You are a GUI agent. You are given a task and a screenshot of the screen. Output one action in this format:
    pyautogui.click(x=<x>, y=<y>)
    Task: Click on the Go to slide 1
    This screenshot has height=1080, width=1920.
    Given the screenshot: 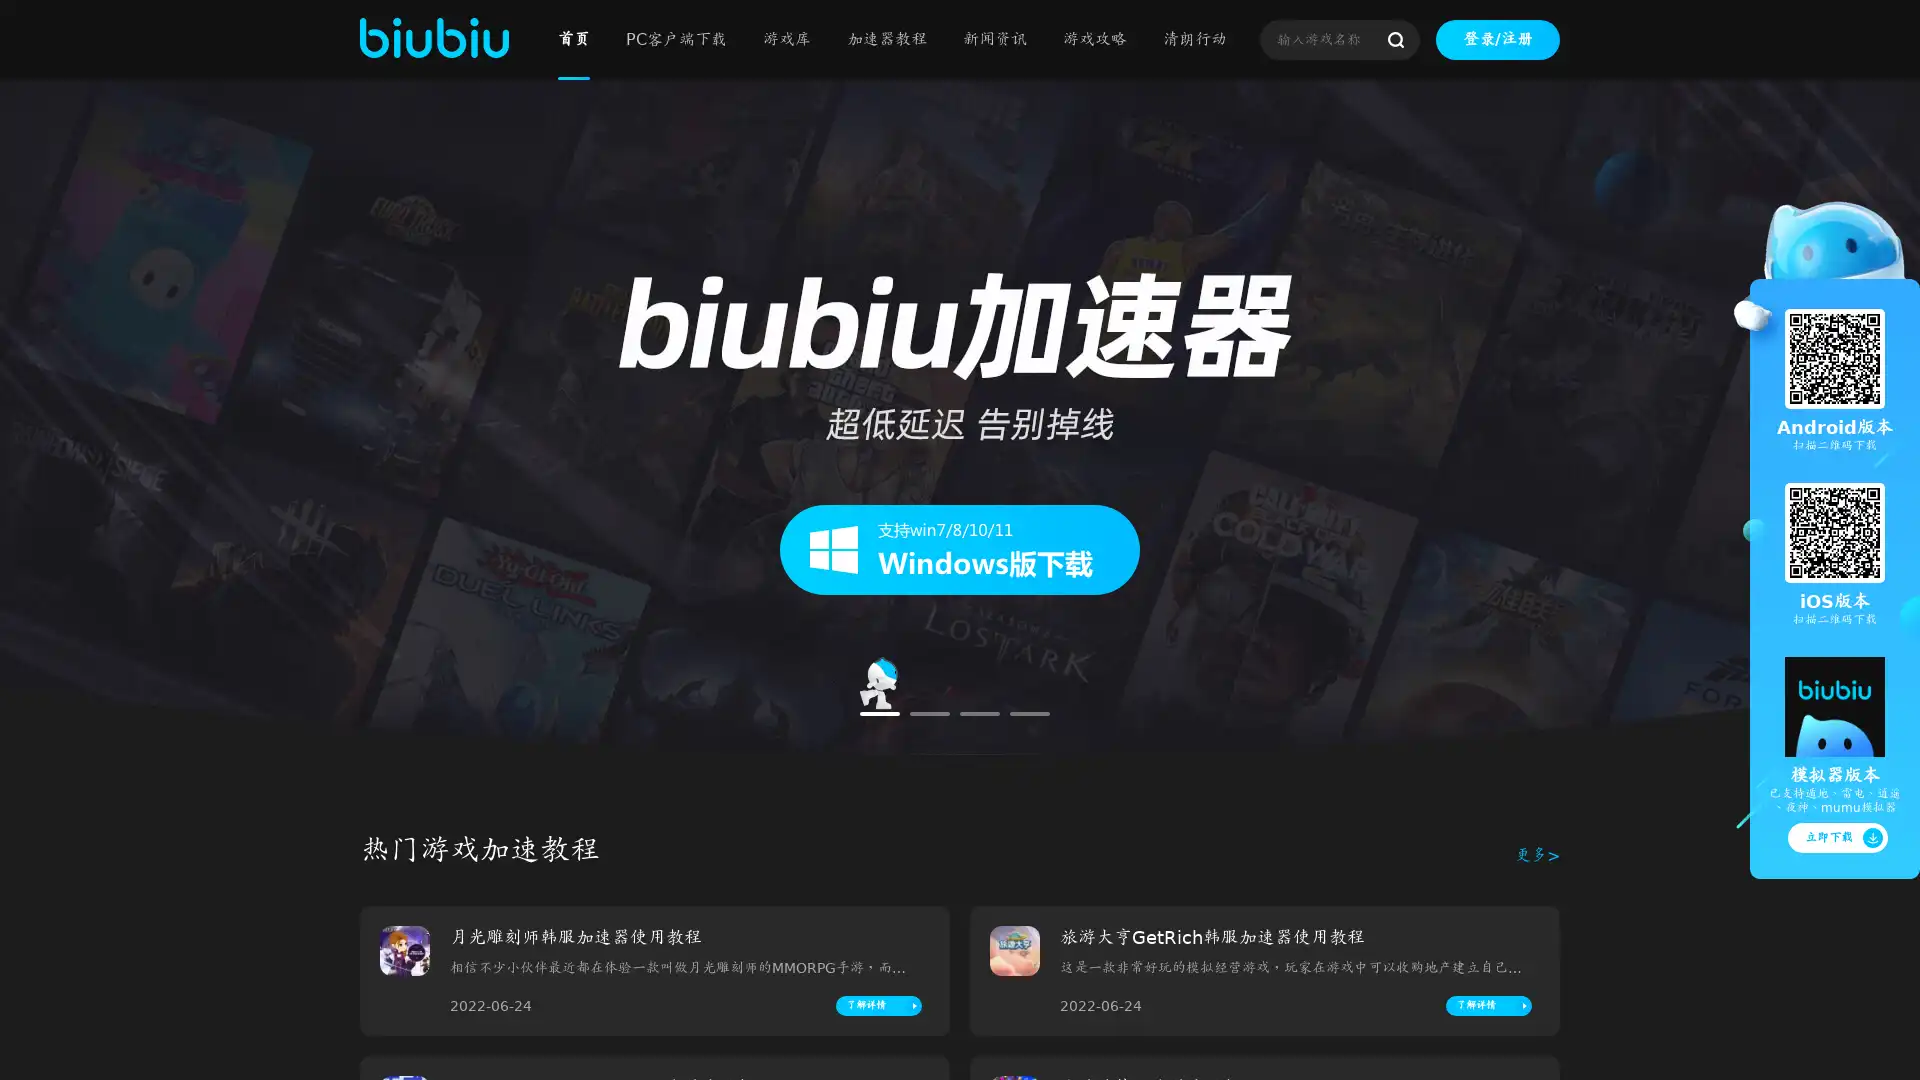 What is the action you would take?
    pyautogui.click(x=879, y=681)
    